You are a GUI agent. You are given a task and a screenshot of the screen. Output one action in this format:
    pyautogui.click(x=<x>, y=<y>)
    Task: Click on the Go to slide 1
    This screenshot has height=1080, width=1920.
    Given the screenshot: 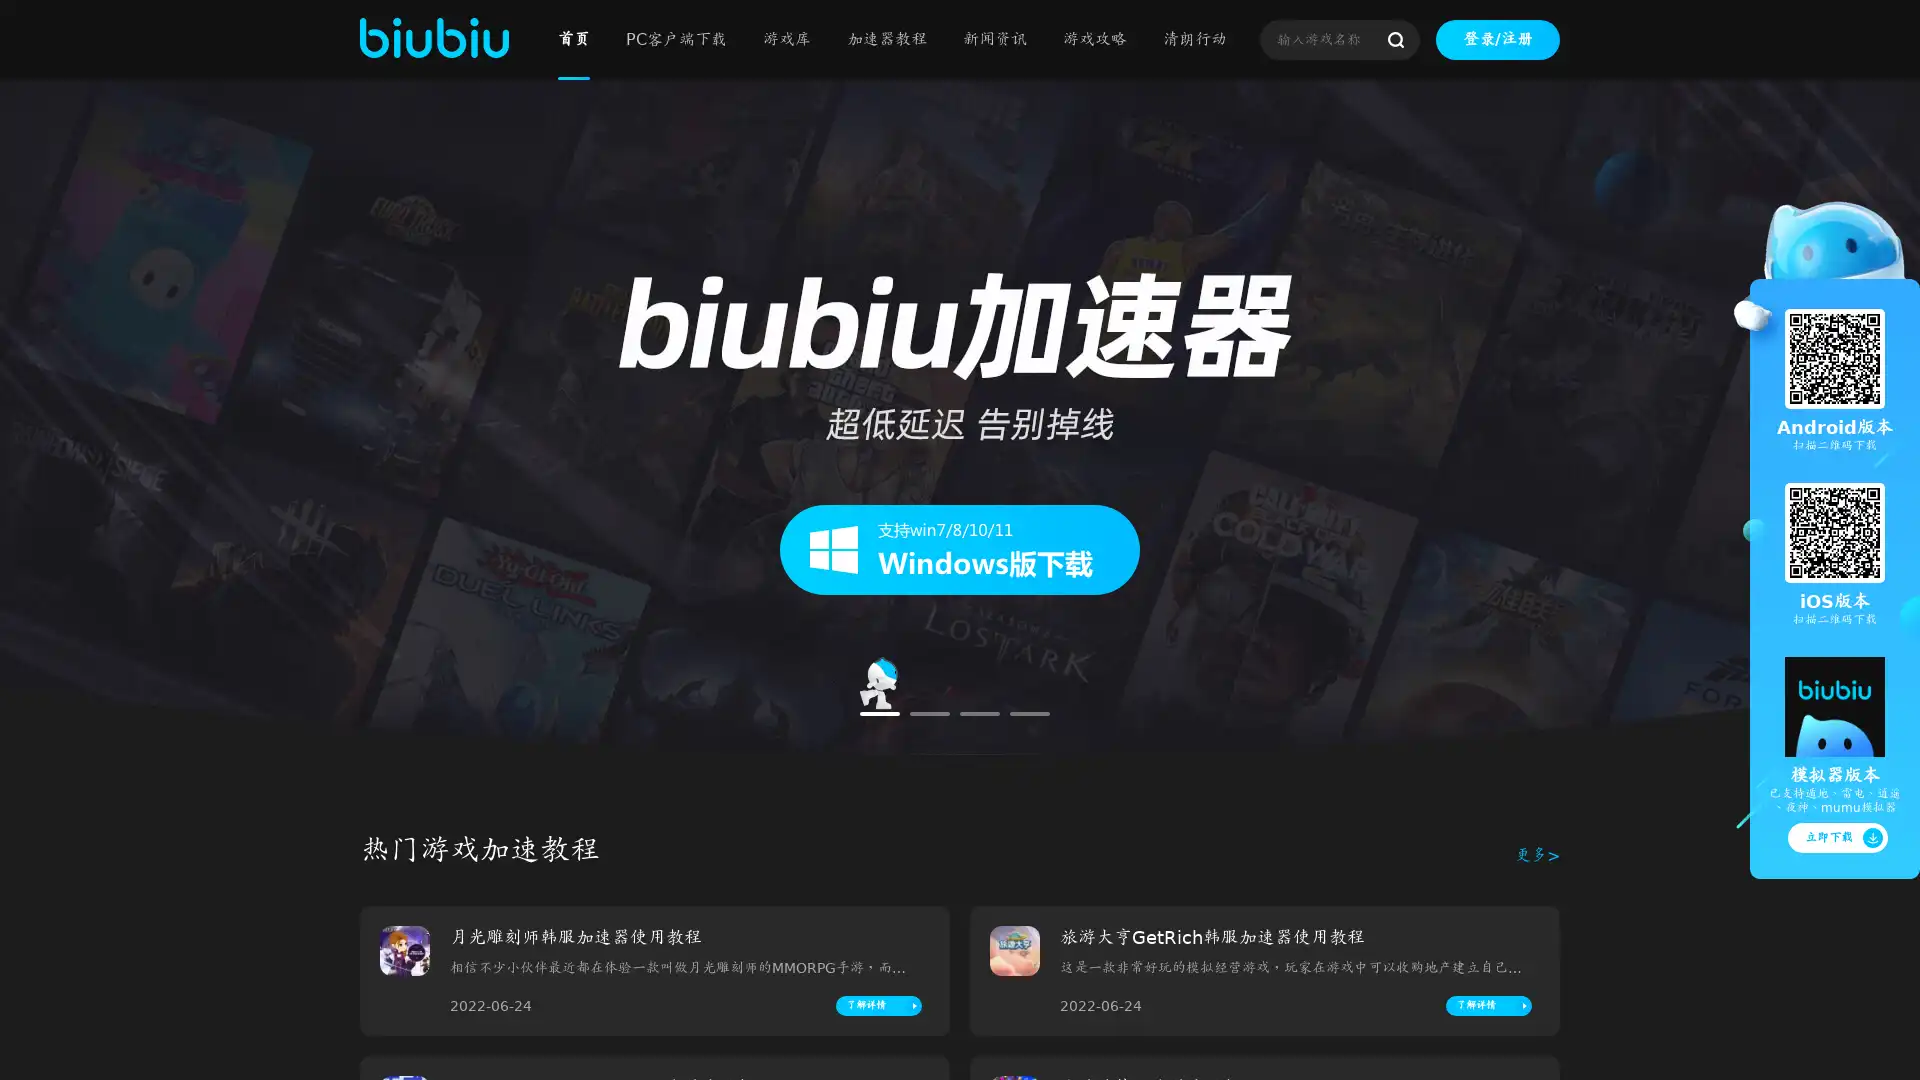 What is the action you would take?
    pyautogui.click(x=879, y=681)
    